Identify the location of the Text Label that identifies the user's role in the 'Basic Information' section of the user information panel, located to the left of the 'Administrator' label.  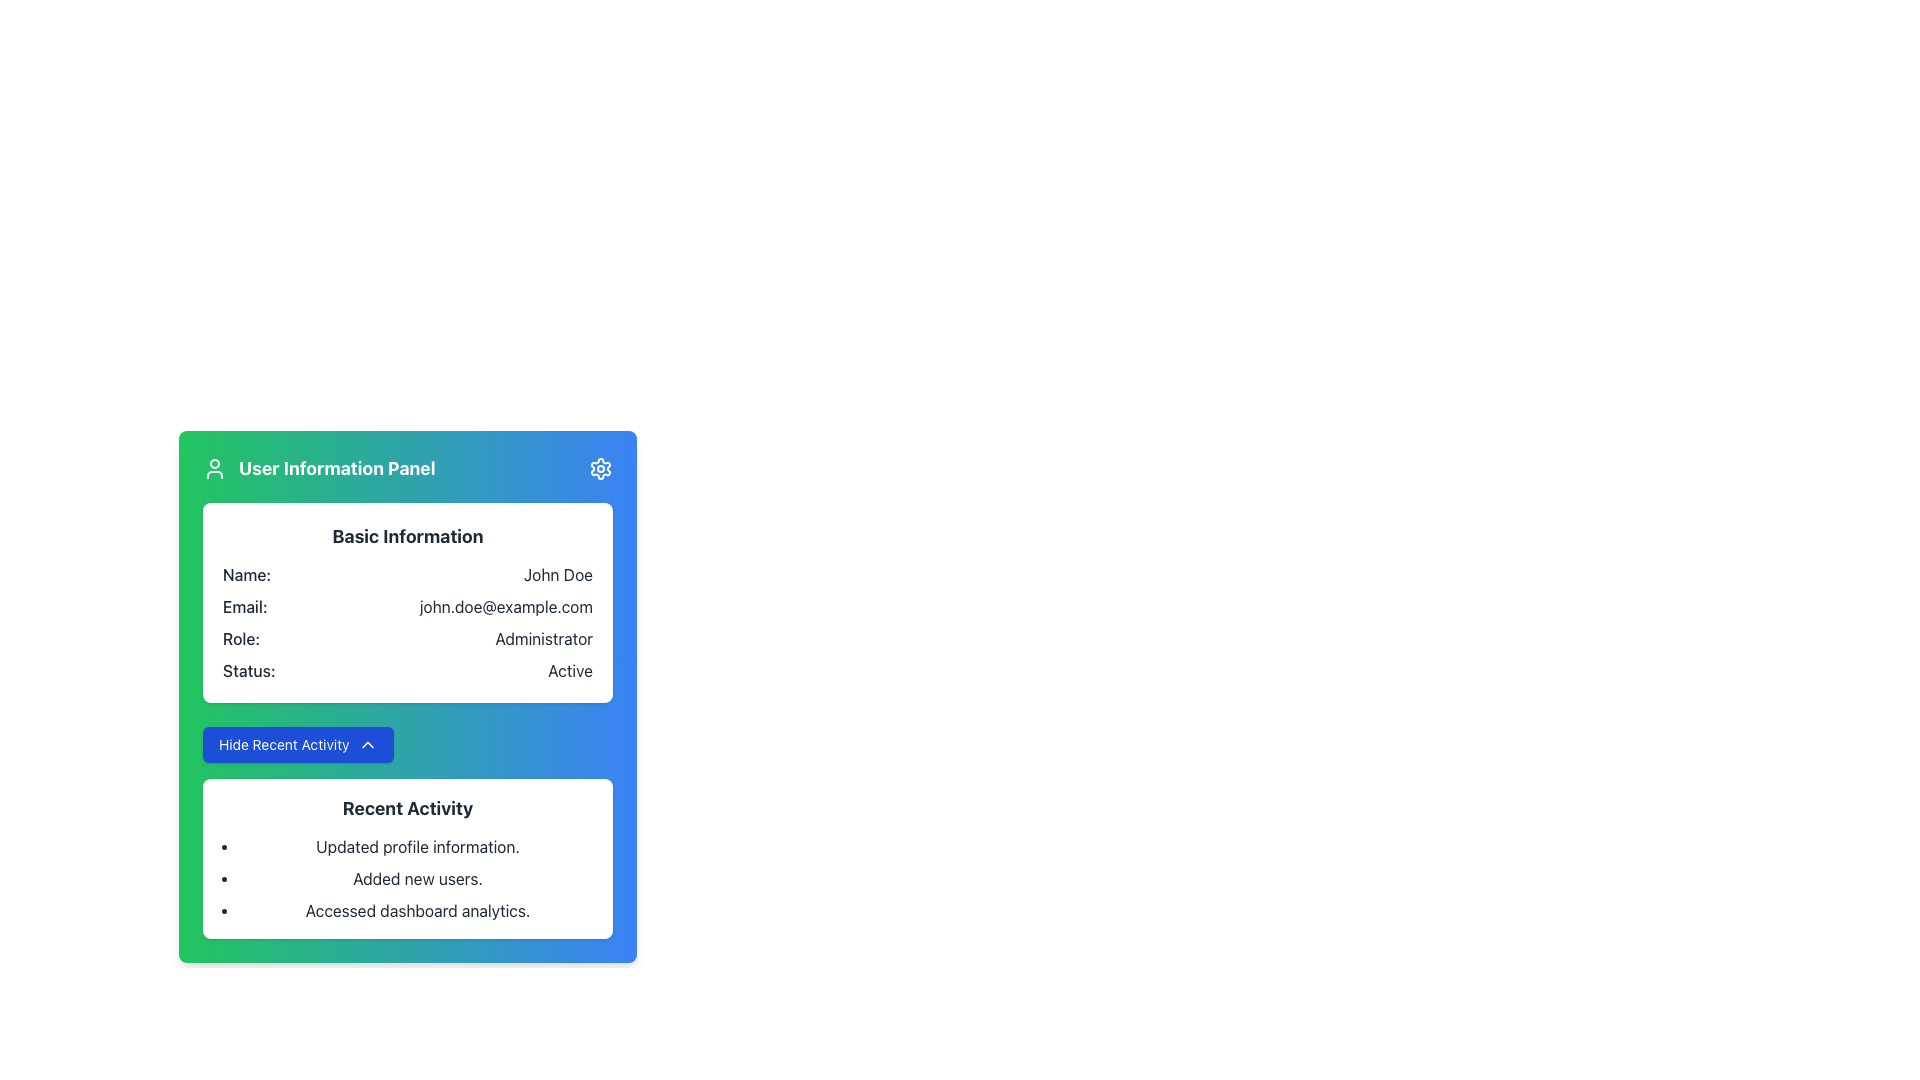
(240, 639).